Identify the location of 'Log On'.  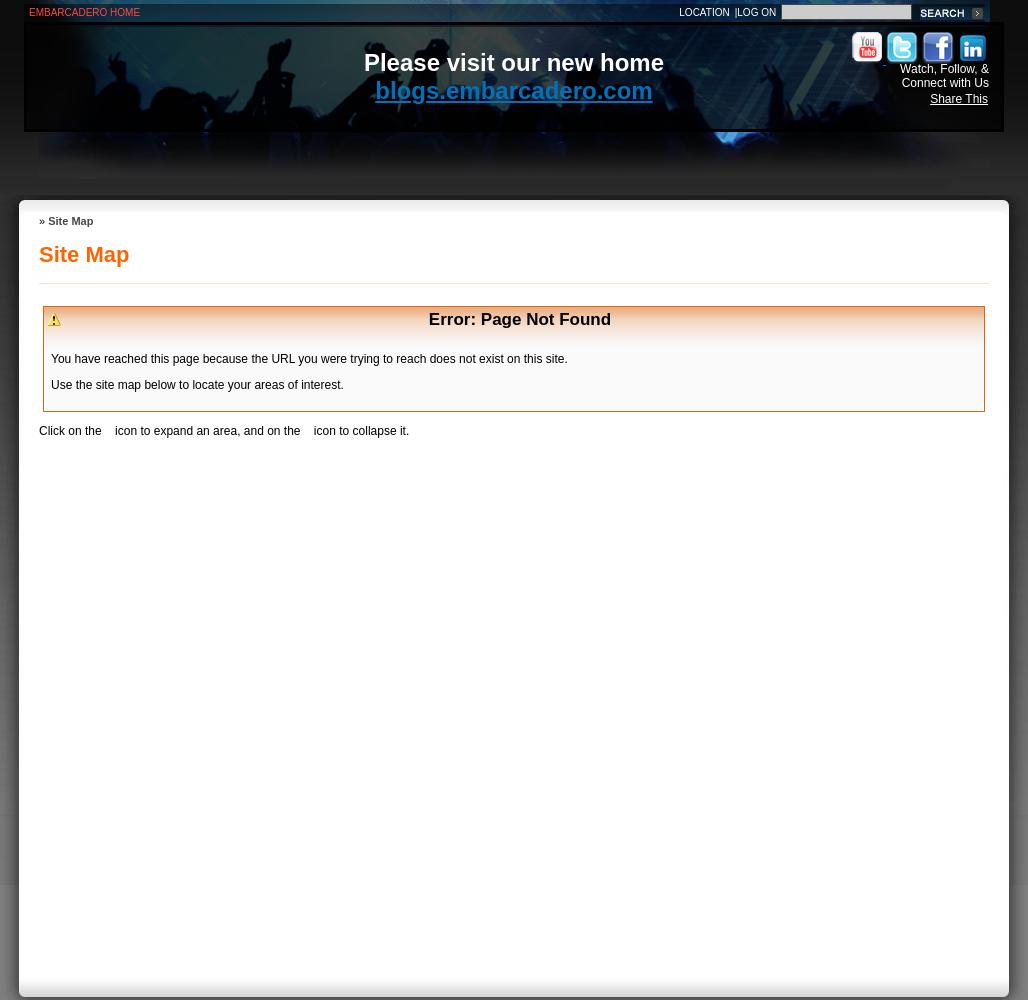
(755, 12).